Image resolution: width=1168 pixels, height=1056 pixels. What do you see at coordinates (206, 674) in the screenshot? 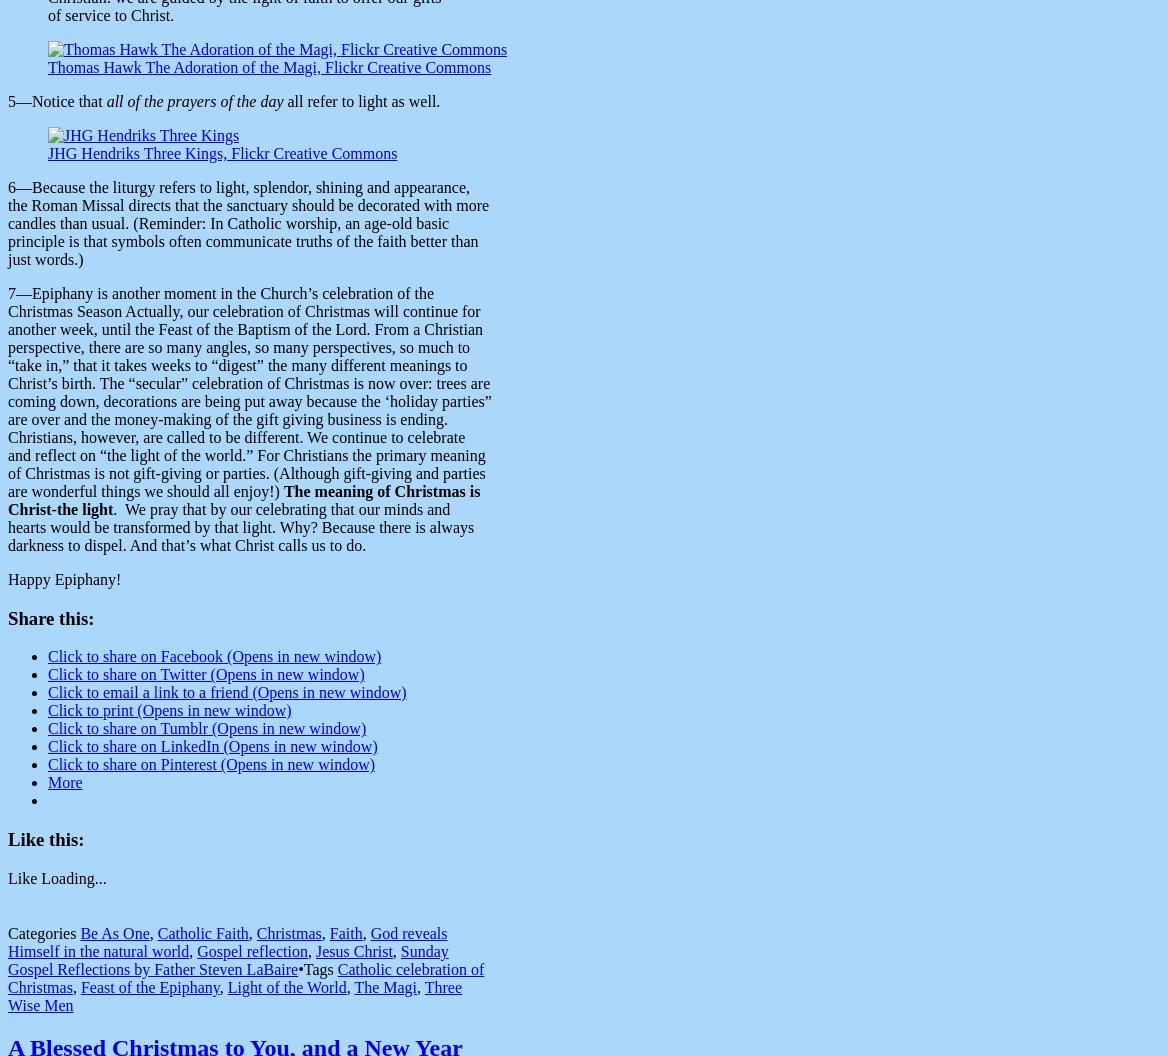
I see `'Click to share on Twitter (Opens in new window)'` at bounding box center [206, 674].